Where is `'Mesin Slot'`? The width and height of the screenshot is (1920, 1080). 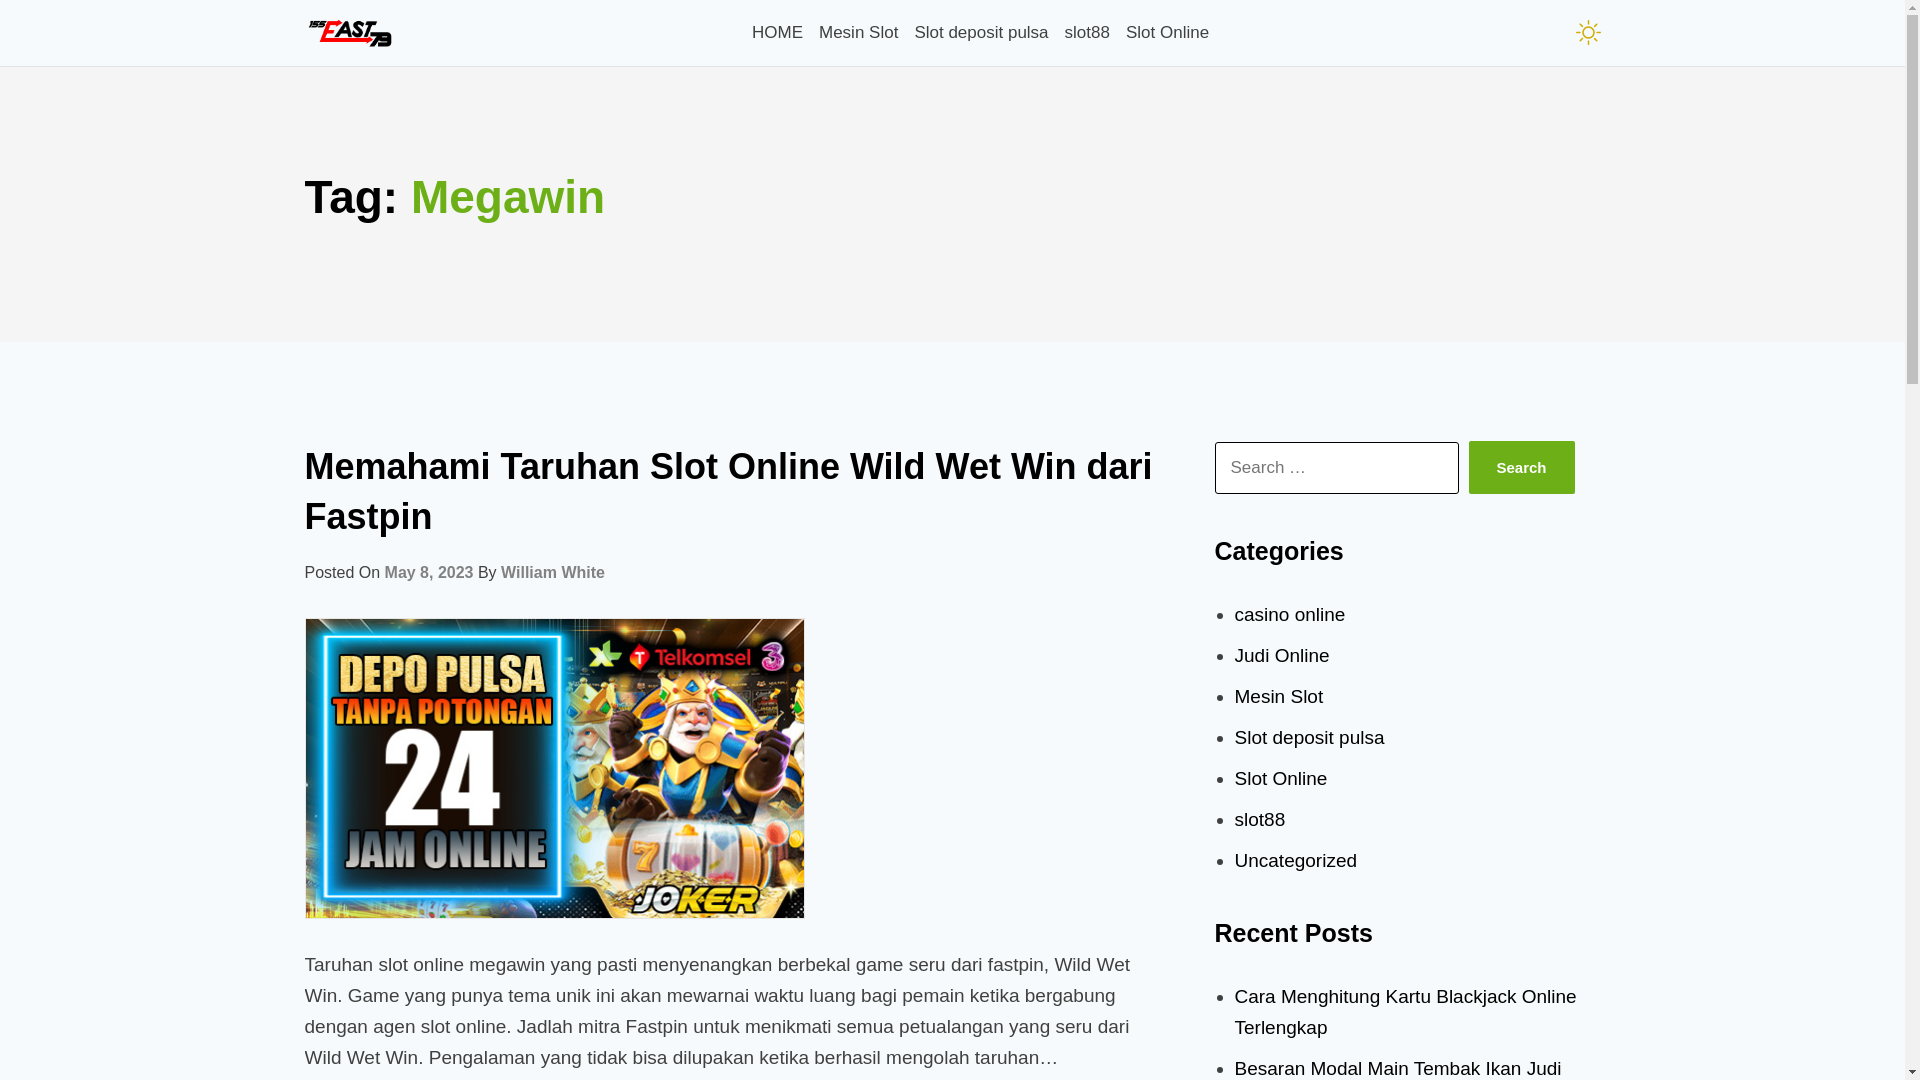
'Mesin Slot' is located at coordinates (1277, 695).